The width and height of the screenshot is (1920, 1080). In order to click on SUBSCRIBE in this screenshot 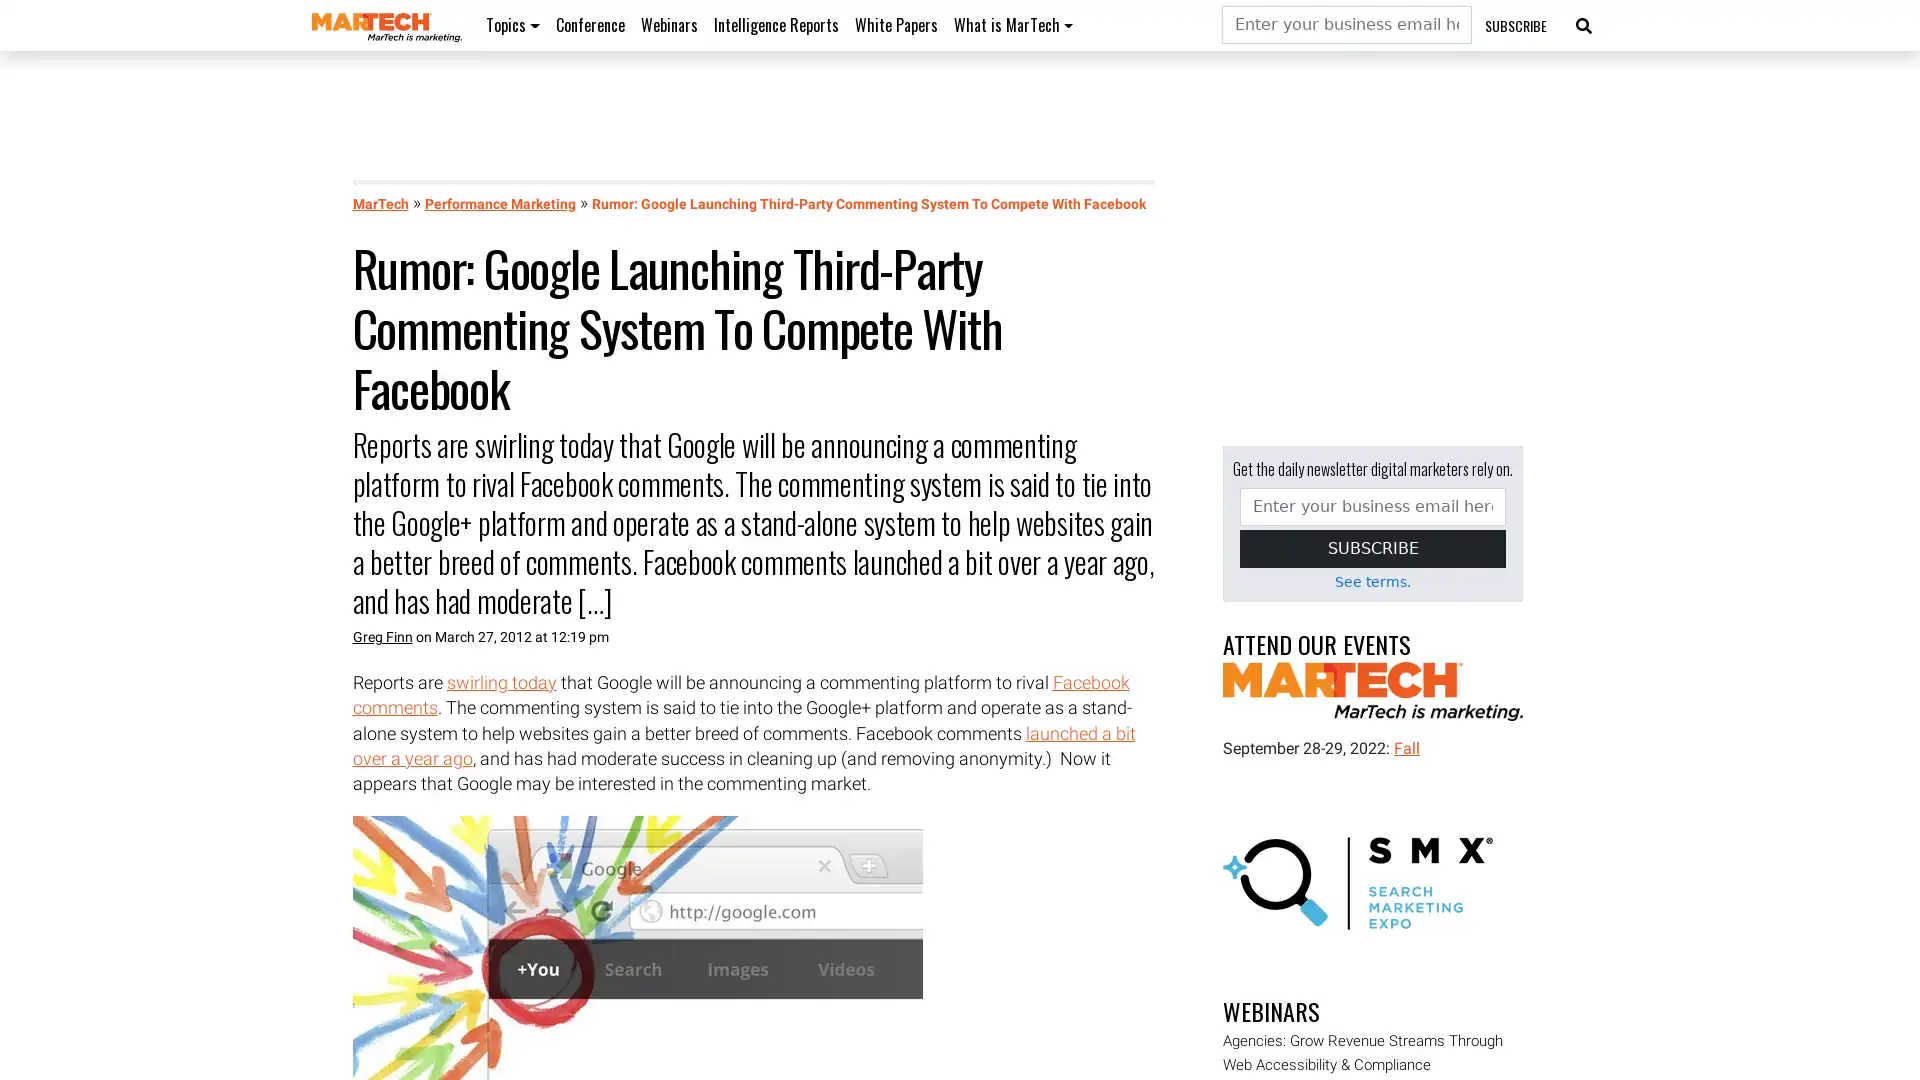, I will do `click(1516, 24)`.